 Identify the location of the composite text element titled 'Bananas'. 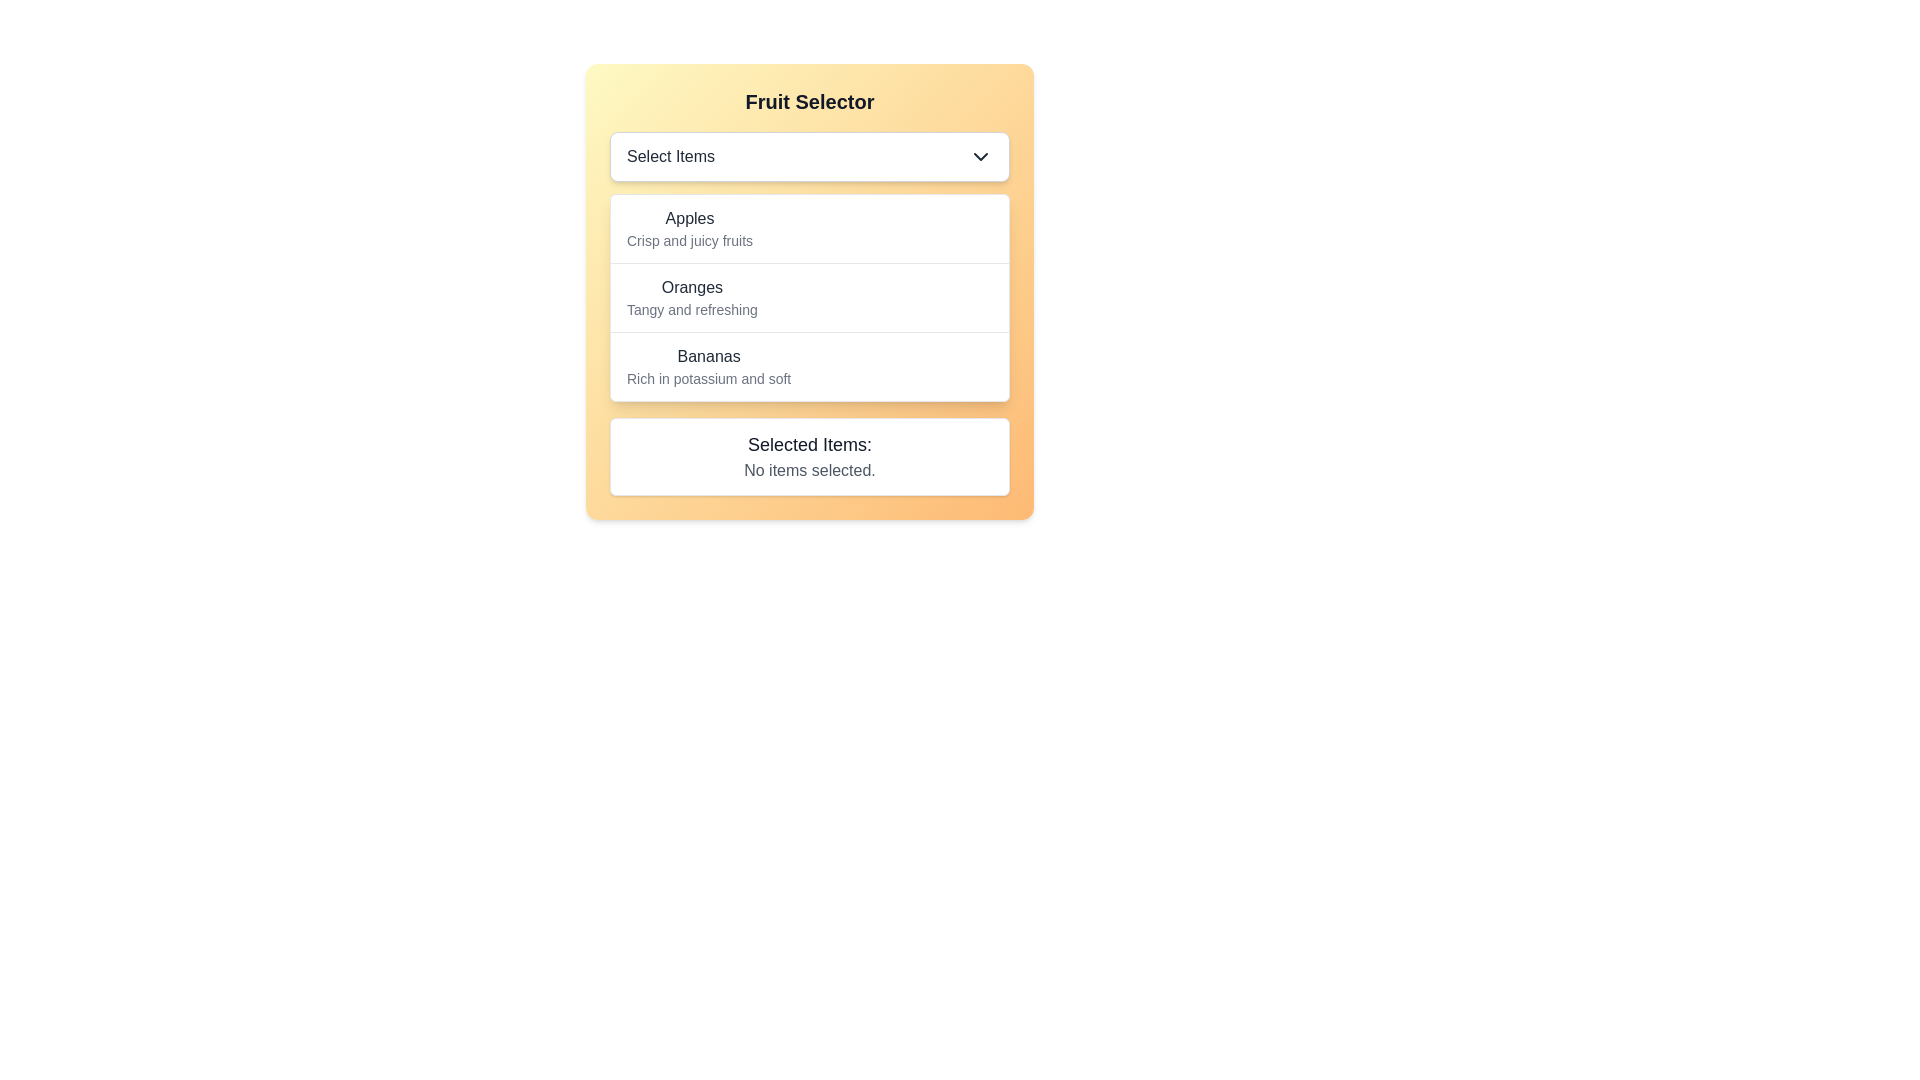
(709, 366).